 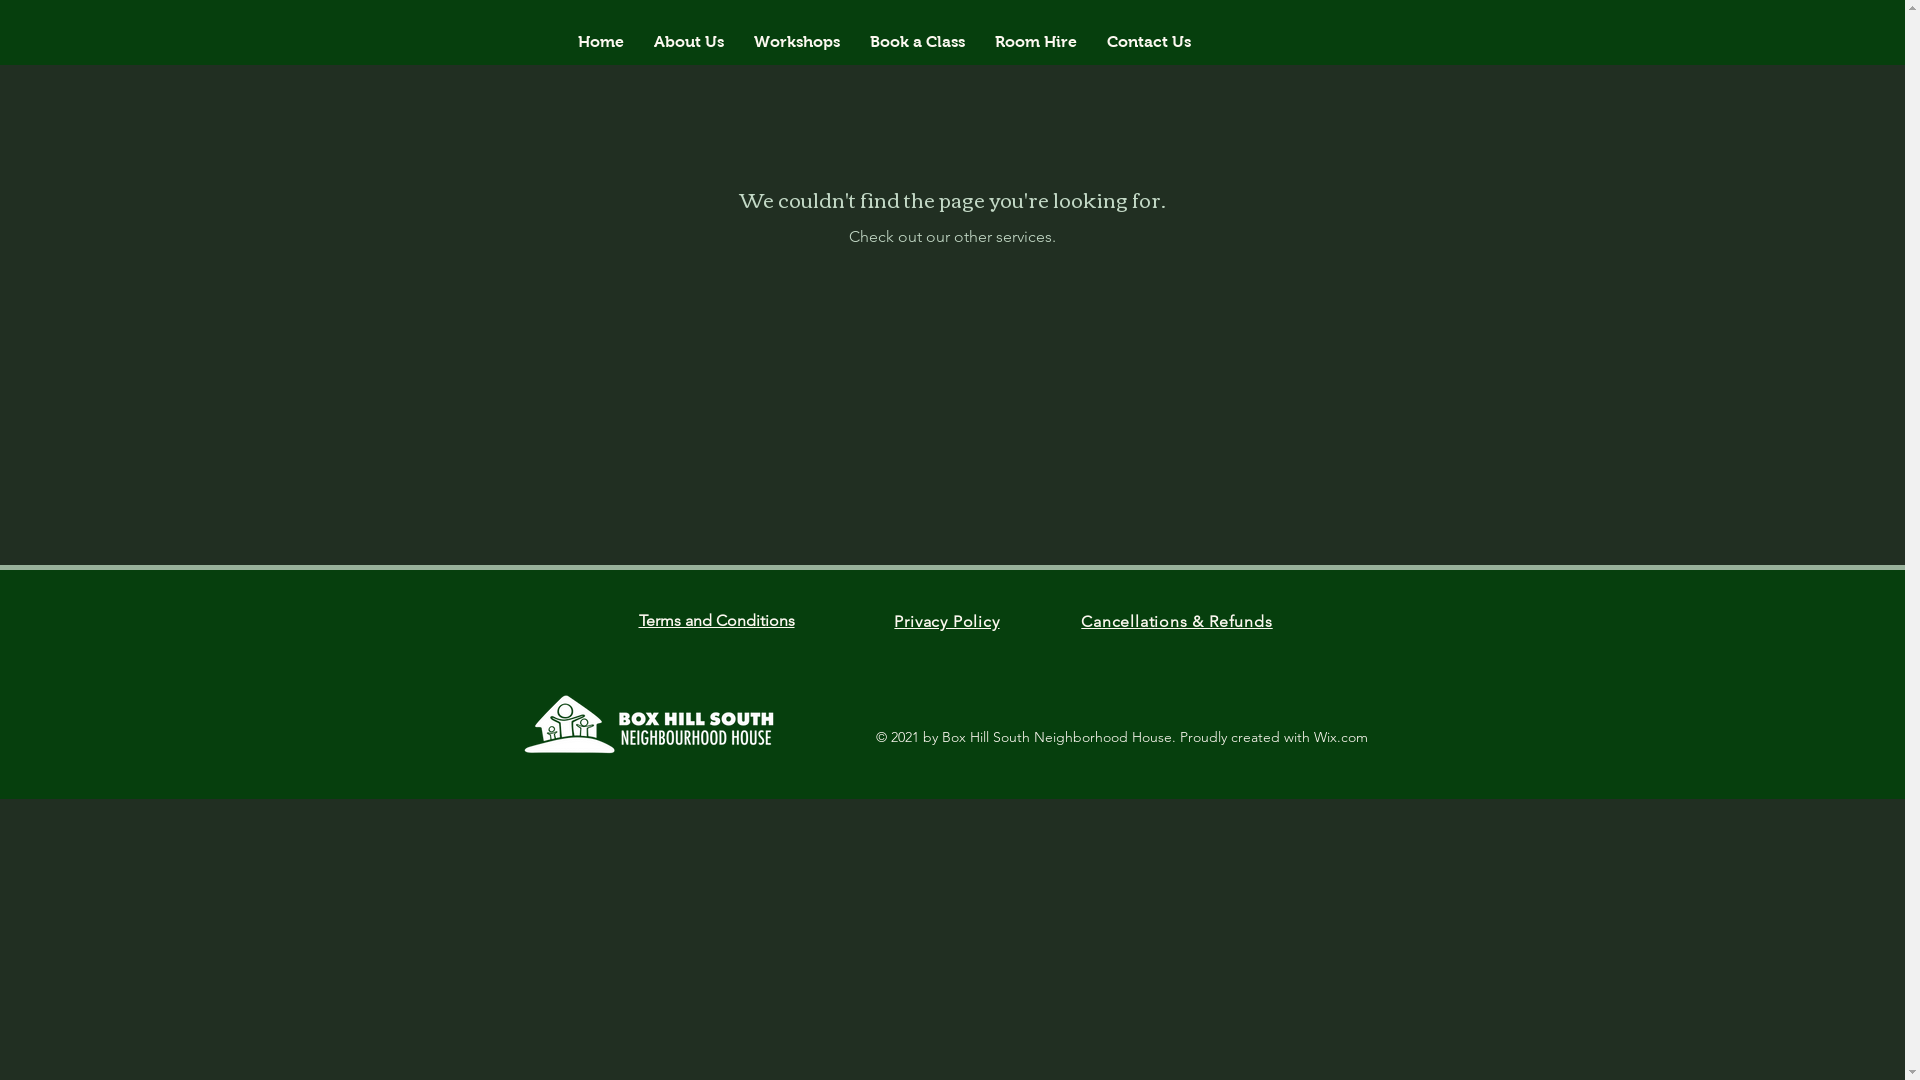 I want to click on 'Contact Us', so click(x=1148, y=42).